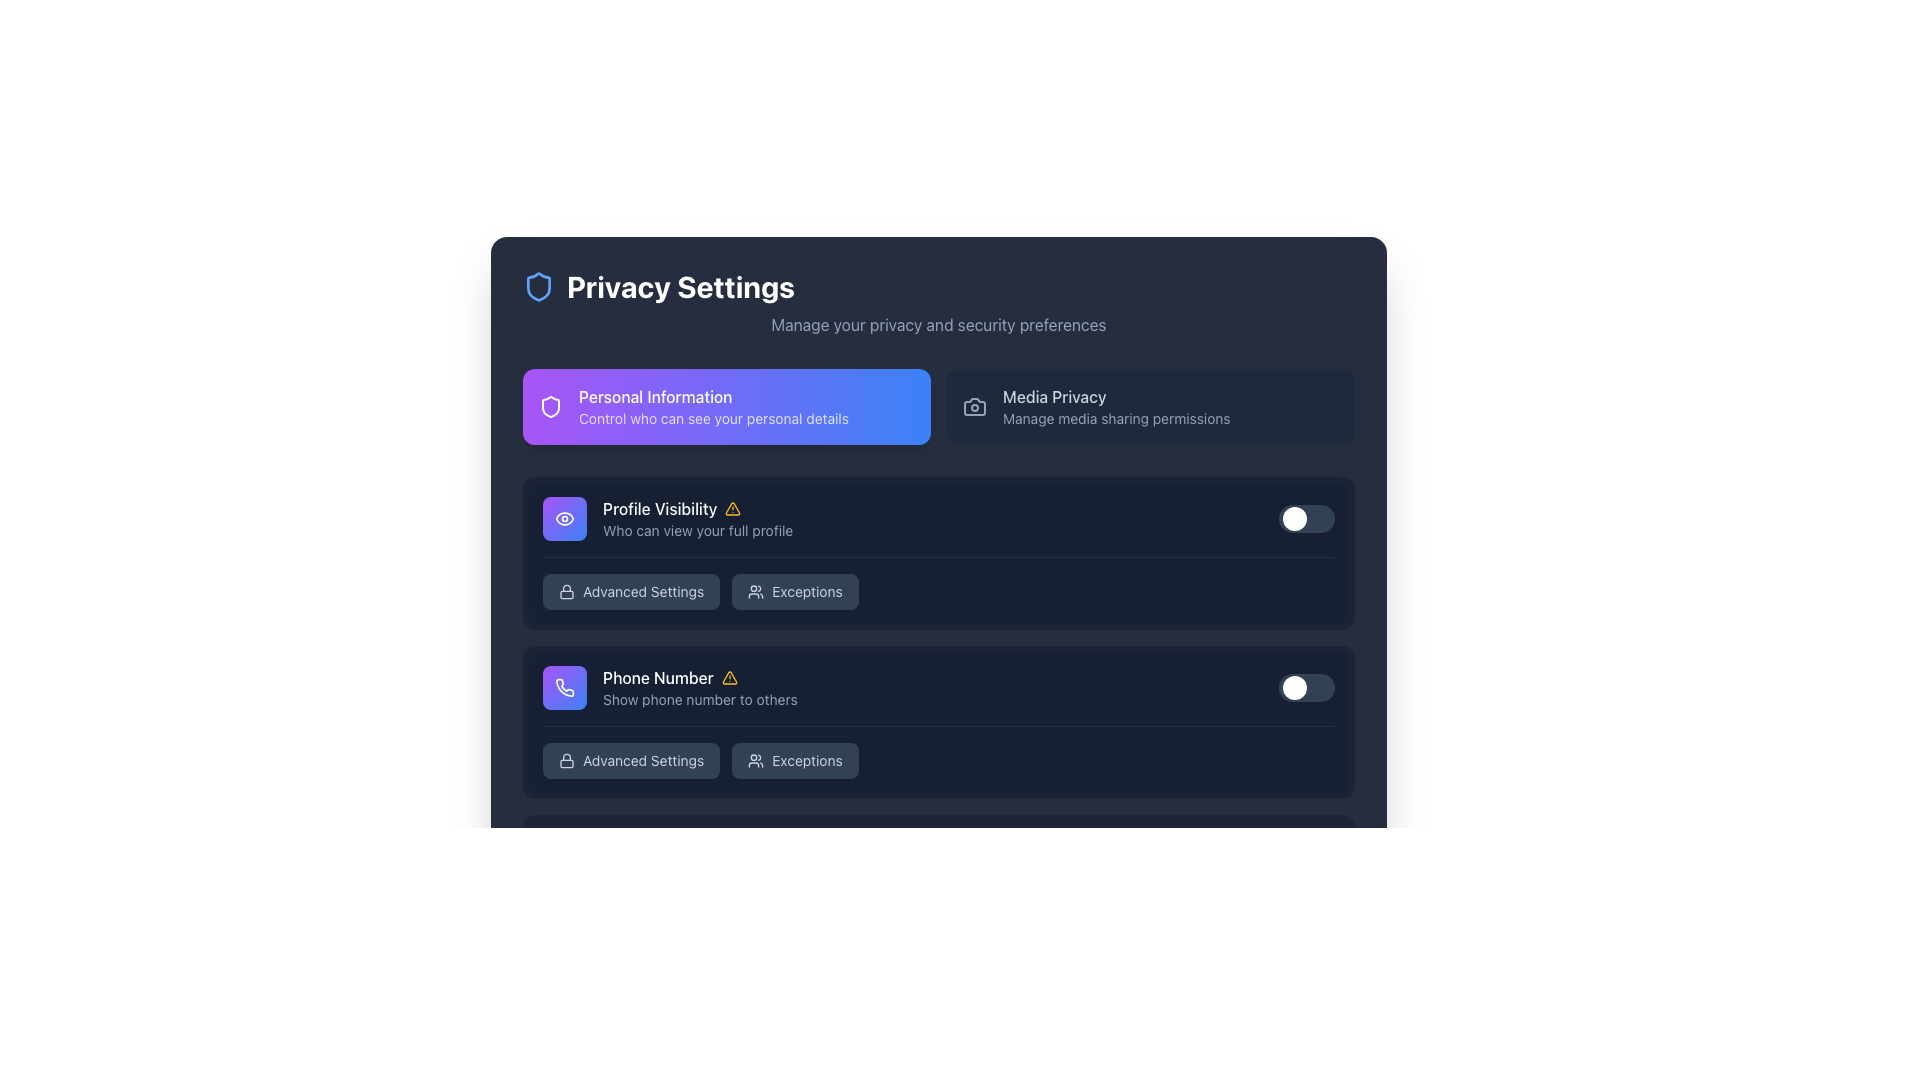 The image size is (1920, 1080). Describe the element at coordinates (1151, 406) in the screenshot. I see `the interactive card for media privacy settings located in the top-right section of the grid of settings cards` at that location.